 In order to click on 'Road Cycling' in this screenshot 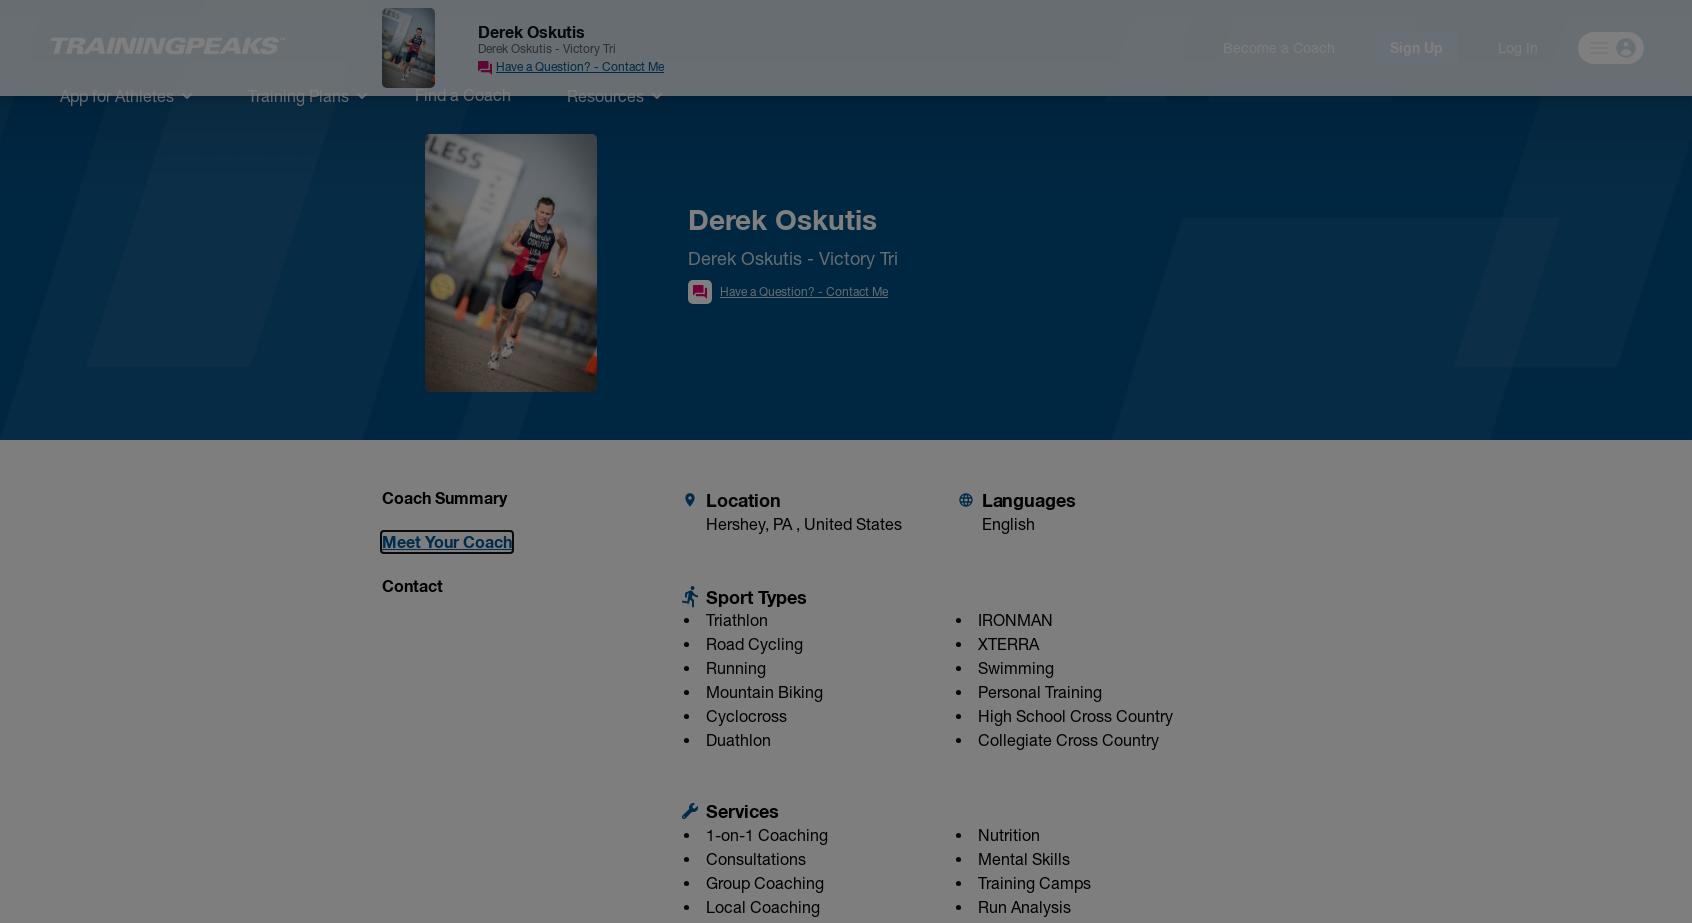, I will do `click(753, 642)`.